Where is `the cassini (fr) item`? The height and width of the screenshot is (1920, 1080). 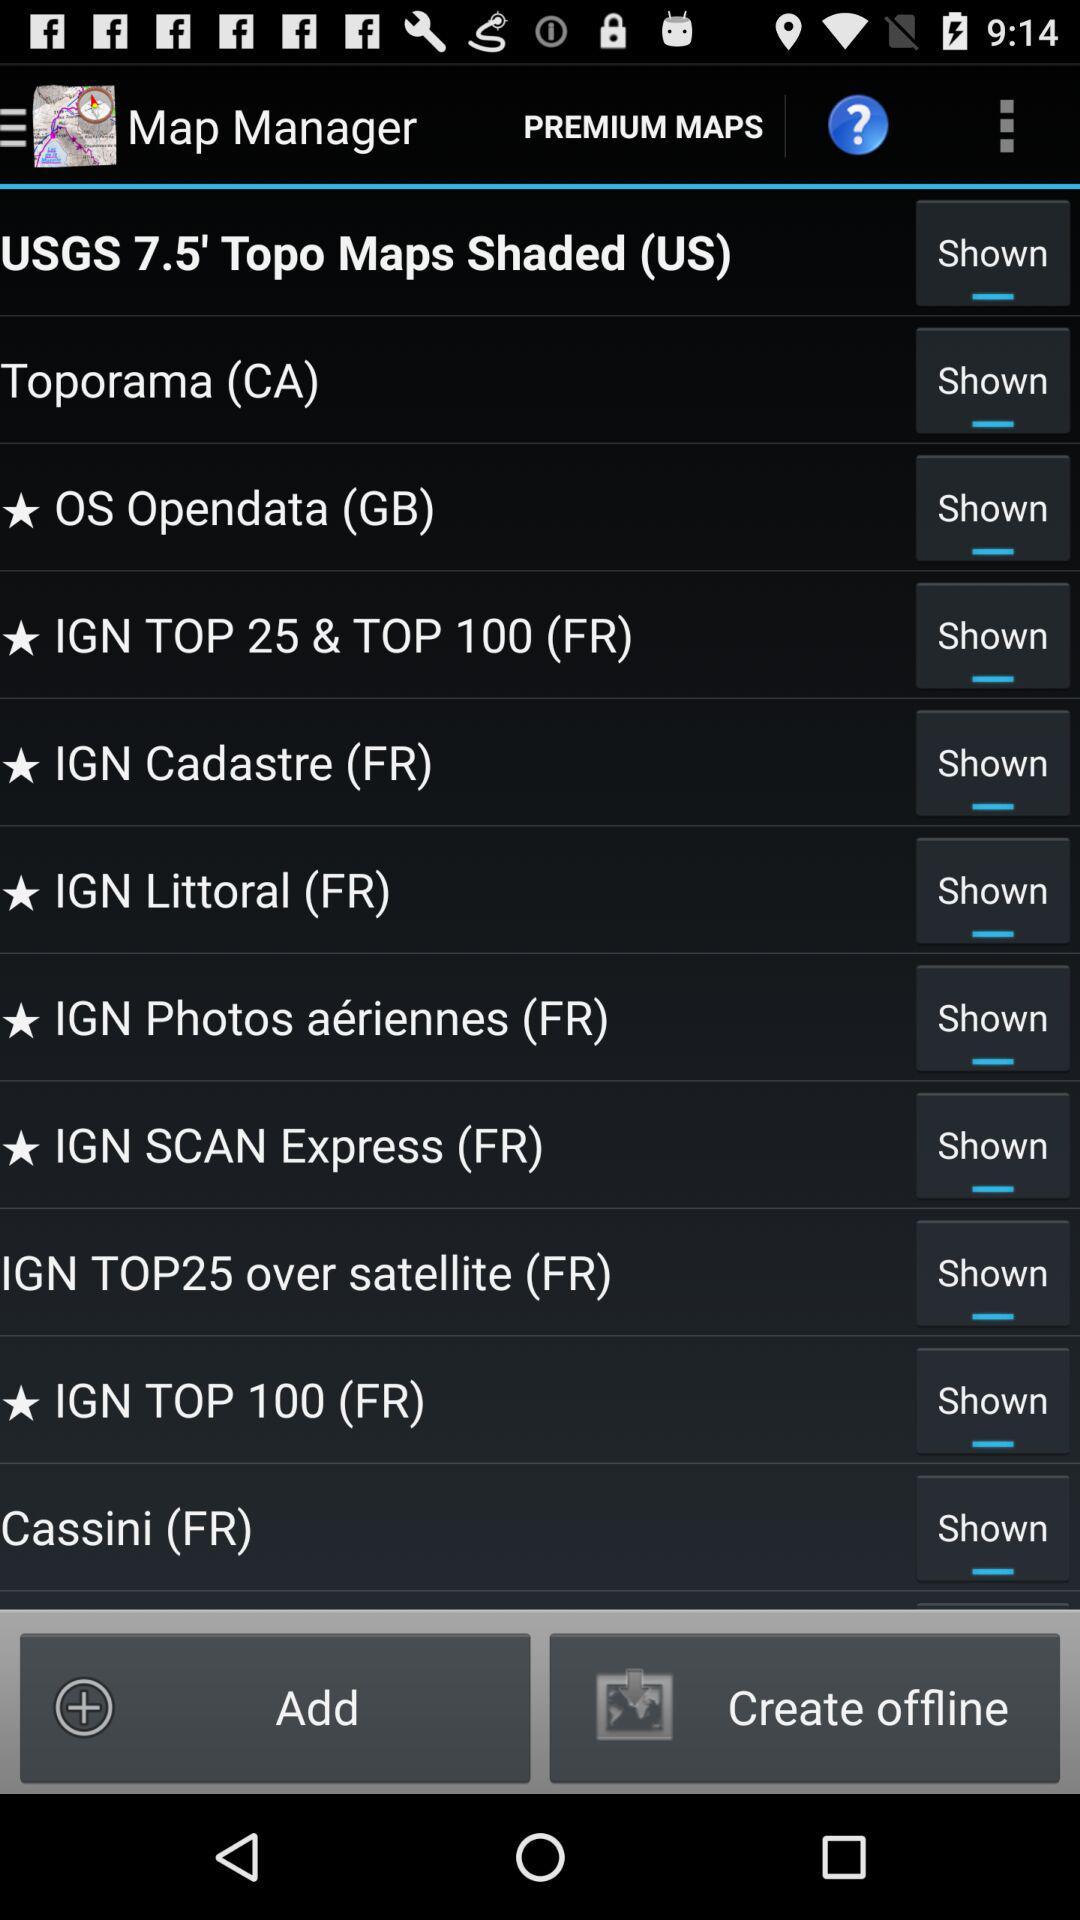
the cassini (fr) item is located at coordinates (452, 1525).